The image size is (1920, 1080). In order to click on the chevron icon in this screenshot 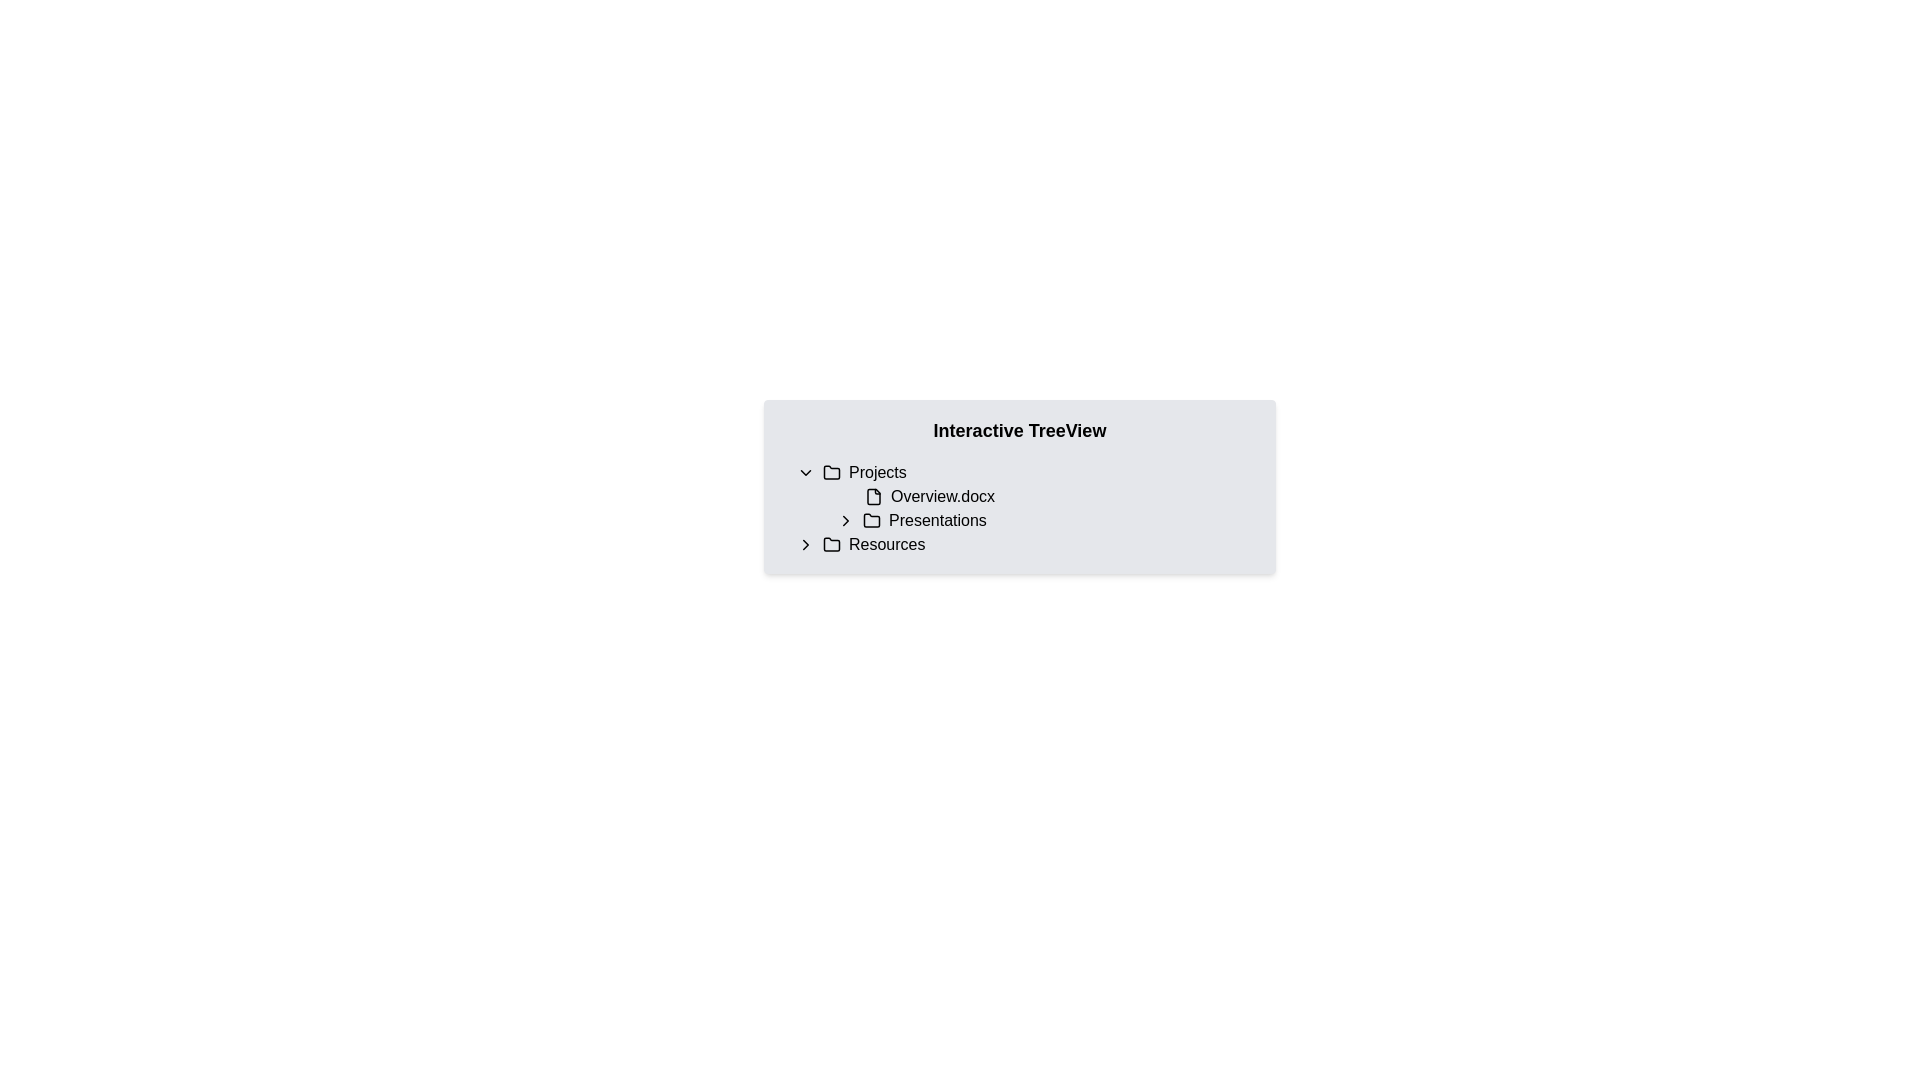, I will do `click(845, 519)`.